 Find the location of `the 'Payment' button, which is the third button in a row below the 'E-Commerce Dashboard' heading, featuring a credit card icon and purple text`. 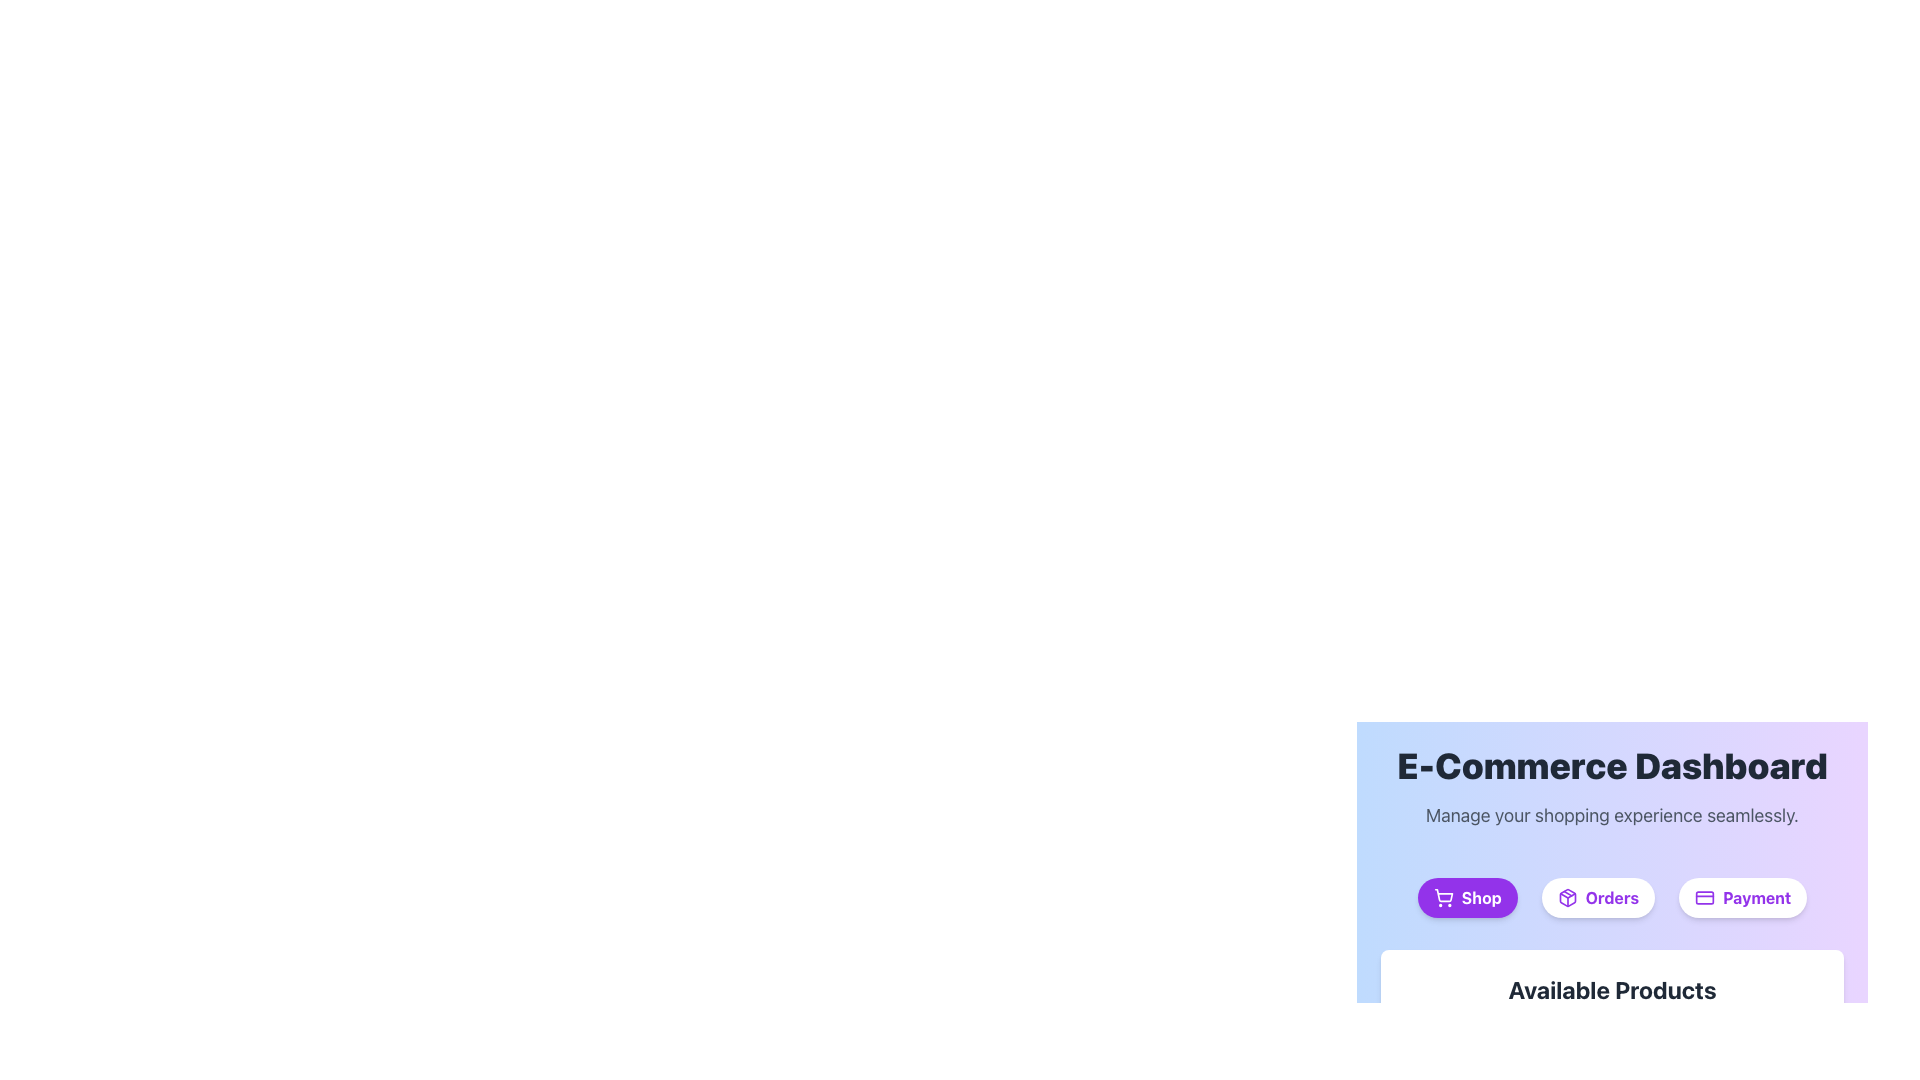

the 'Payment' button, which is the third button in a row below the 'E-Commerce Dashboard' heading, featuring a credit card icon and purple text is located at coordinates (1742, 897).